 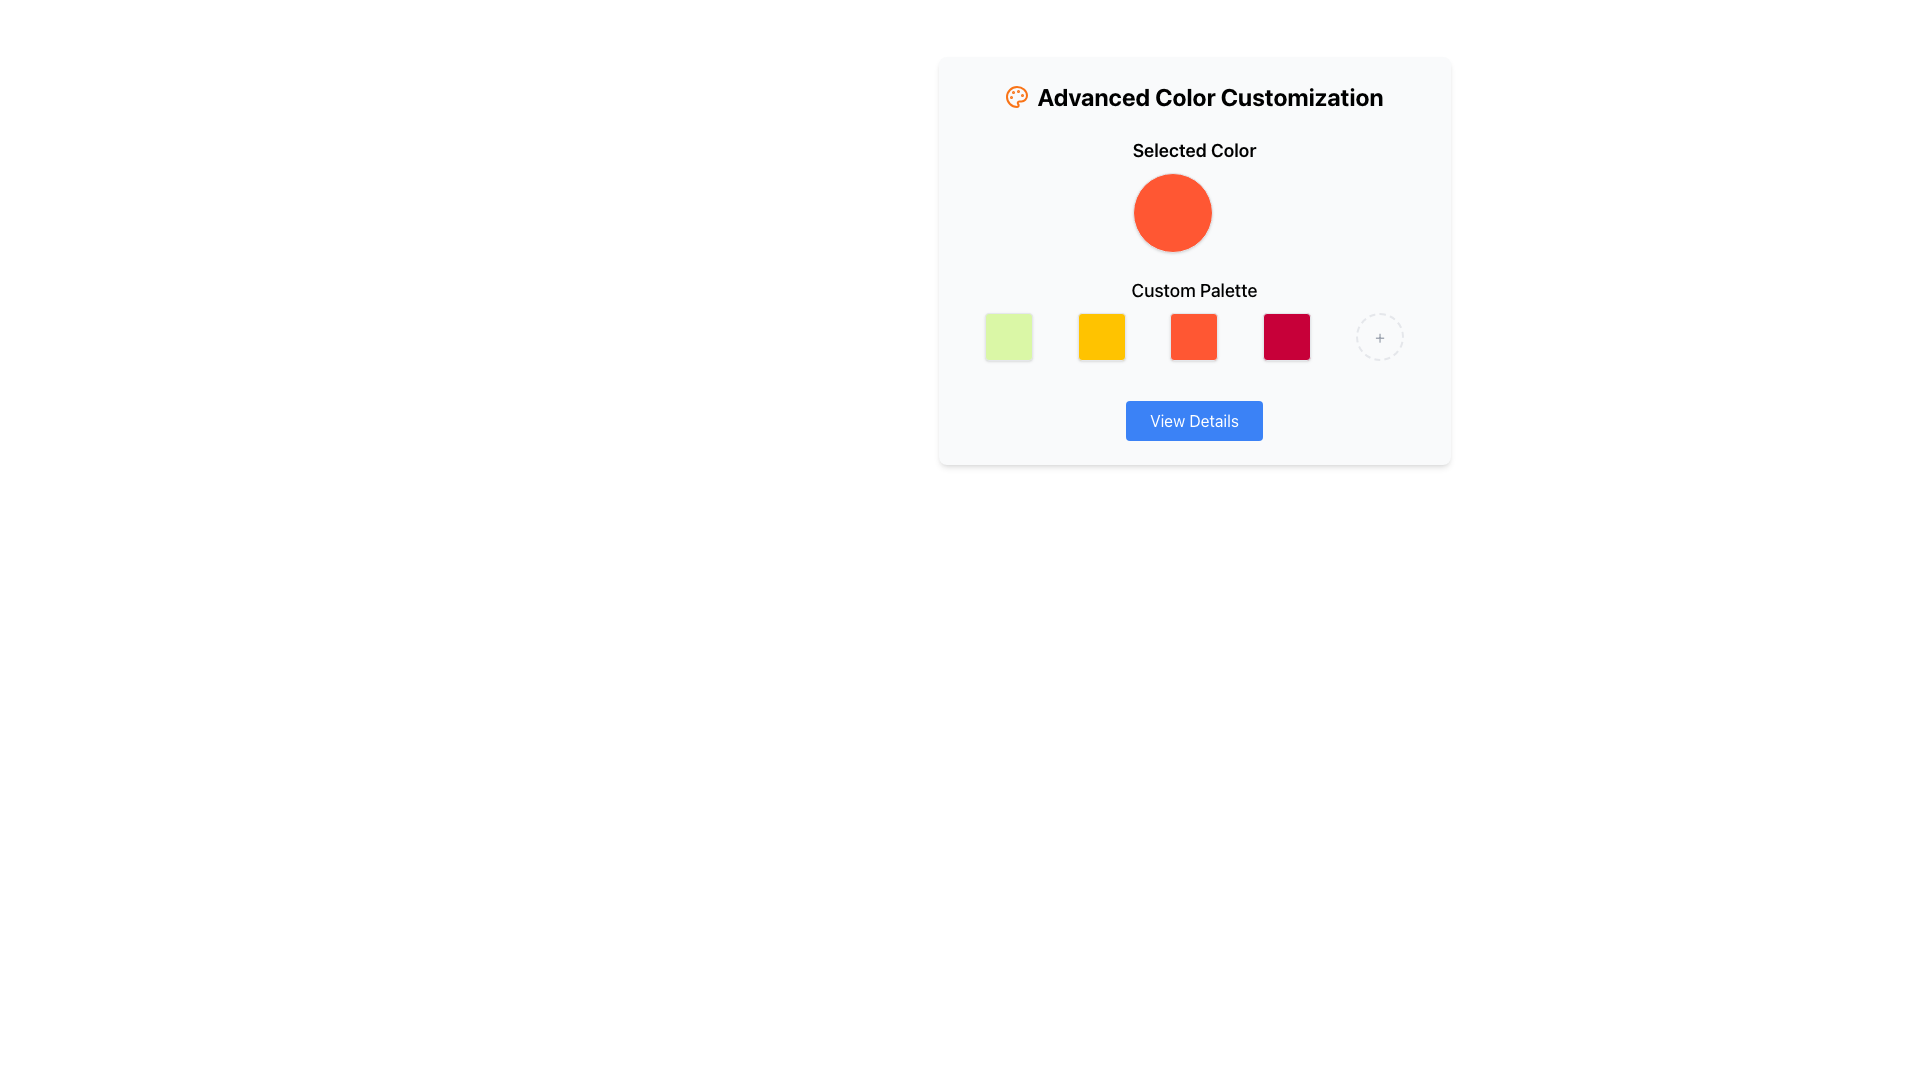 What do you see at coordinates (1172, 212) in the screenshot?
I see `the circular, red-colored decorative element located below the 'Selected Color' text` at bounding box center [1172, 212].